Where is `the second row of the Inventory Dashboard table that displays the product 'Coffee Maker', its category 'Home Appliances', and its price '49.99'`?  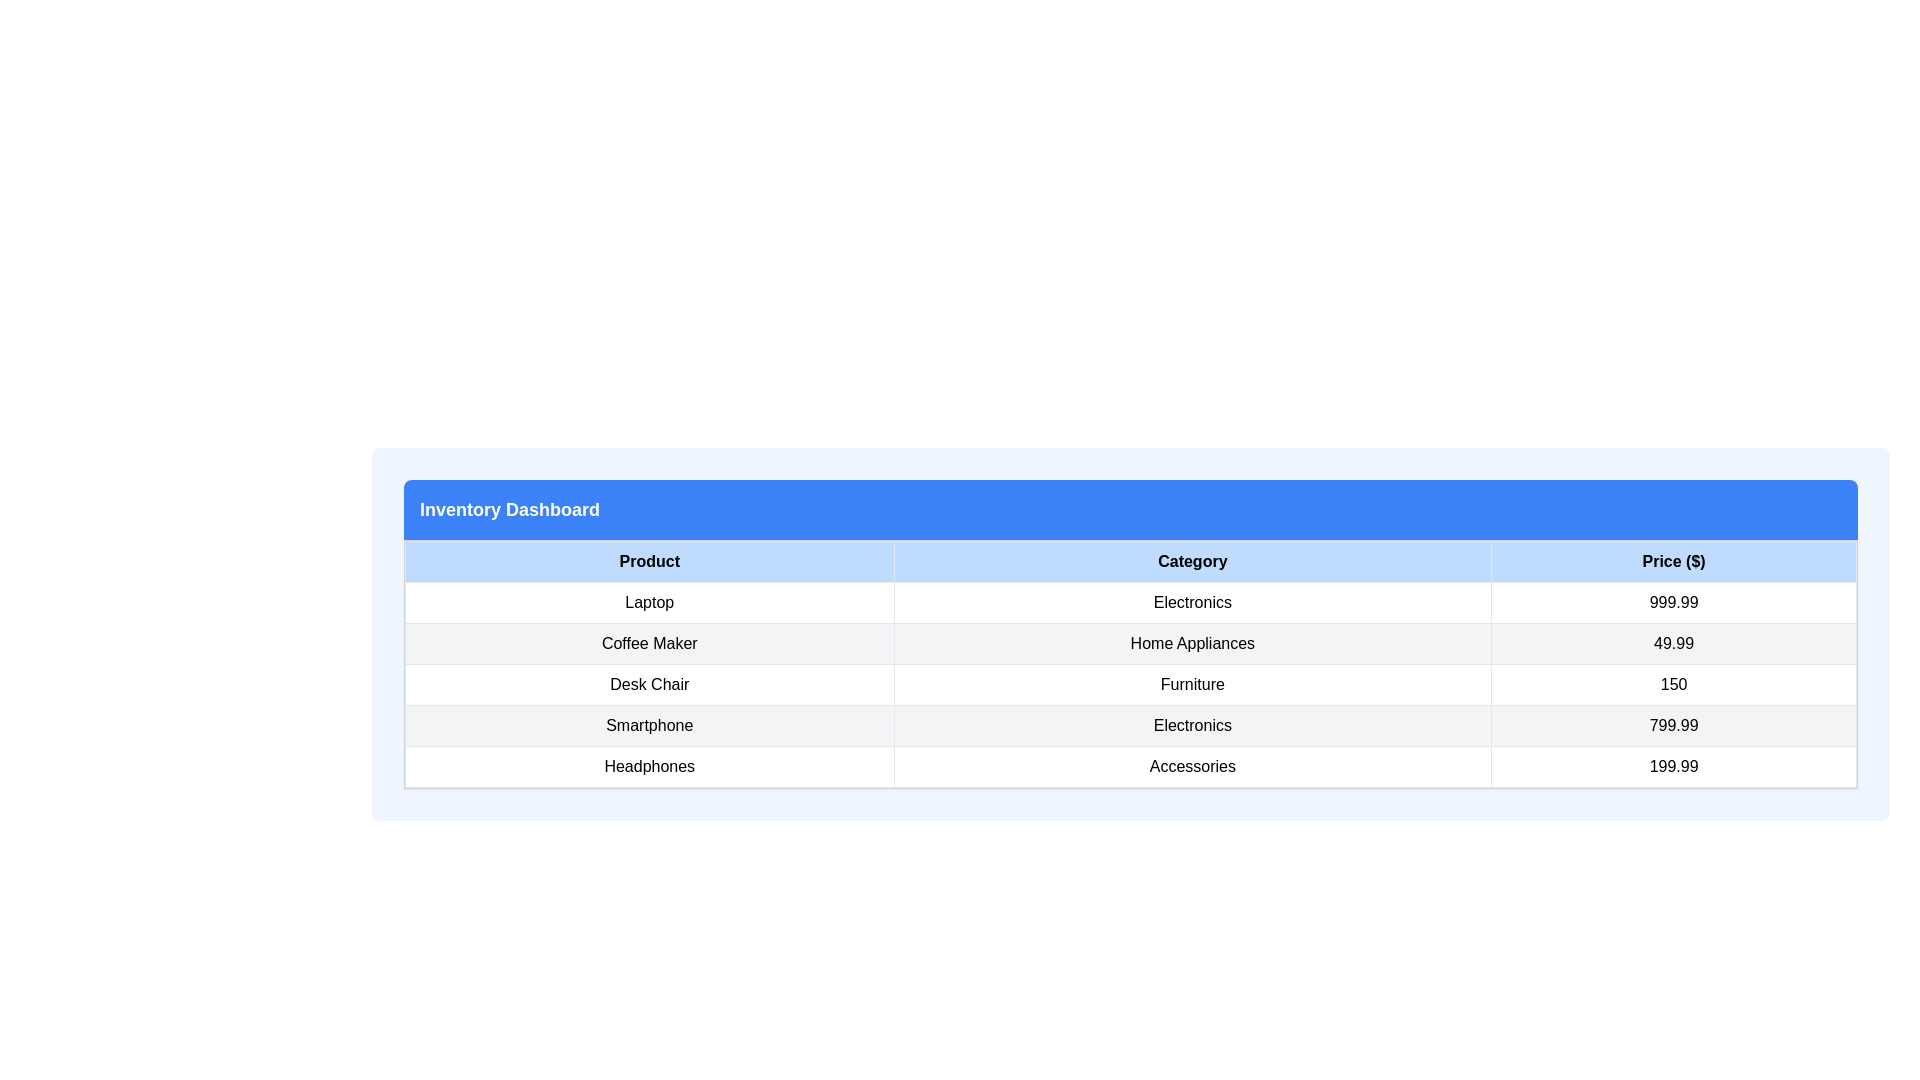
the second row of the Inventory Dashboard table that displays the product 'Coffee Maker', its category 'Home Appliances', and its price '49.99' is located at coordinates (1131, 644).